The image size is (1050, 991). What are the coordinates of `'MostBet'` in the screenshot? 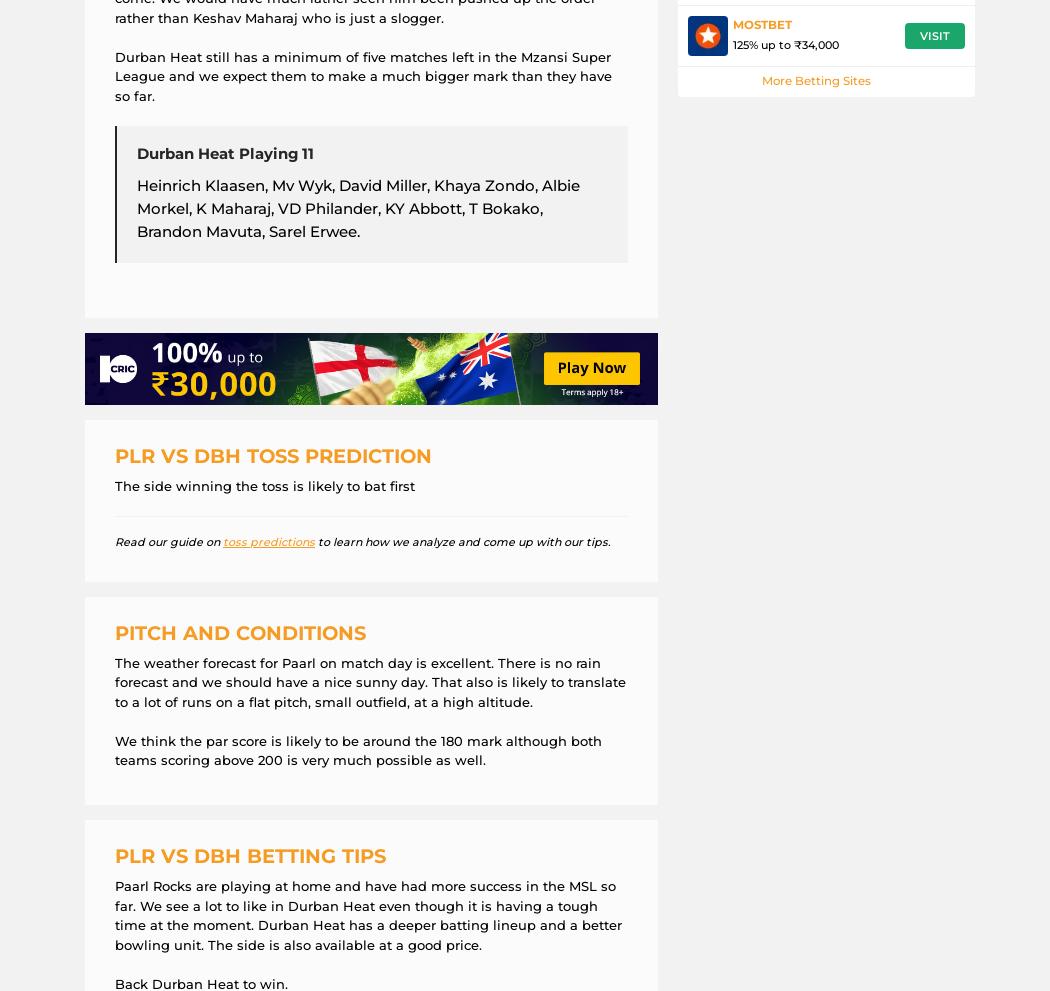 It's located at (762, 22).